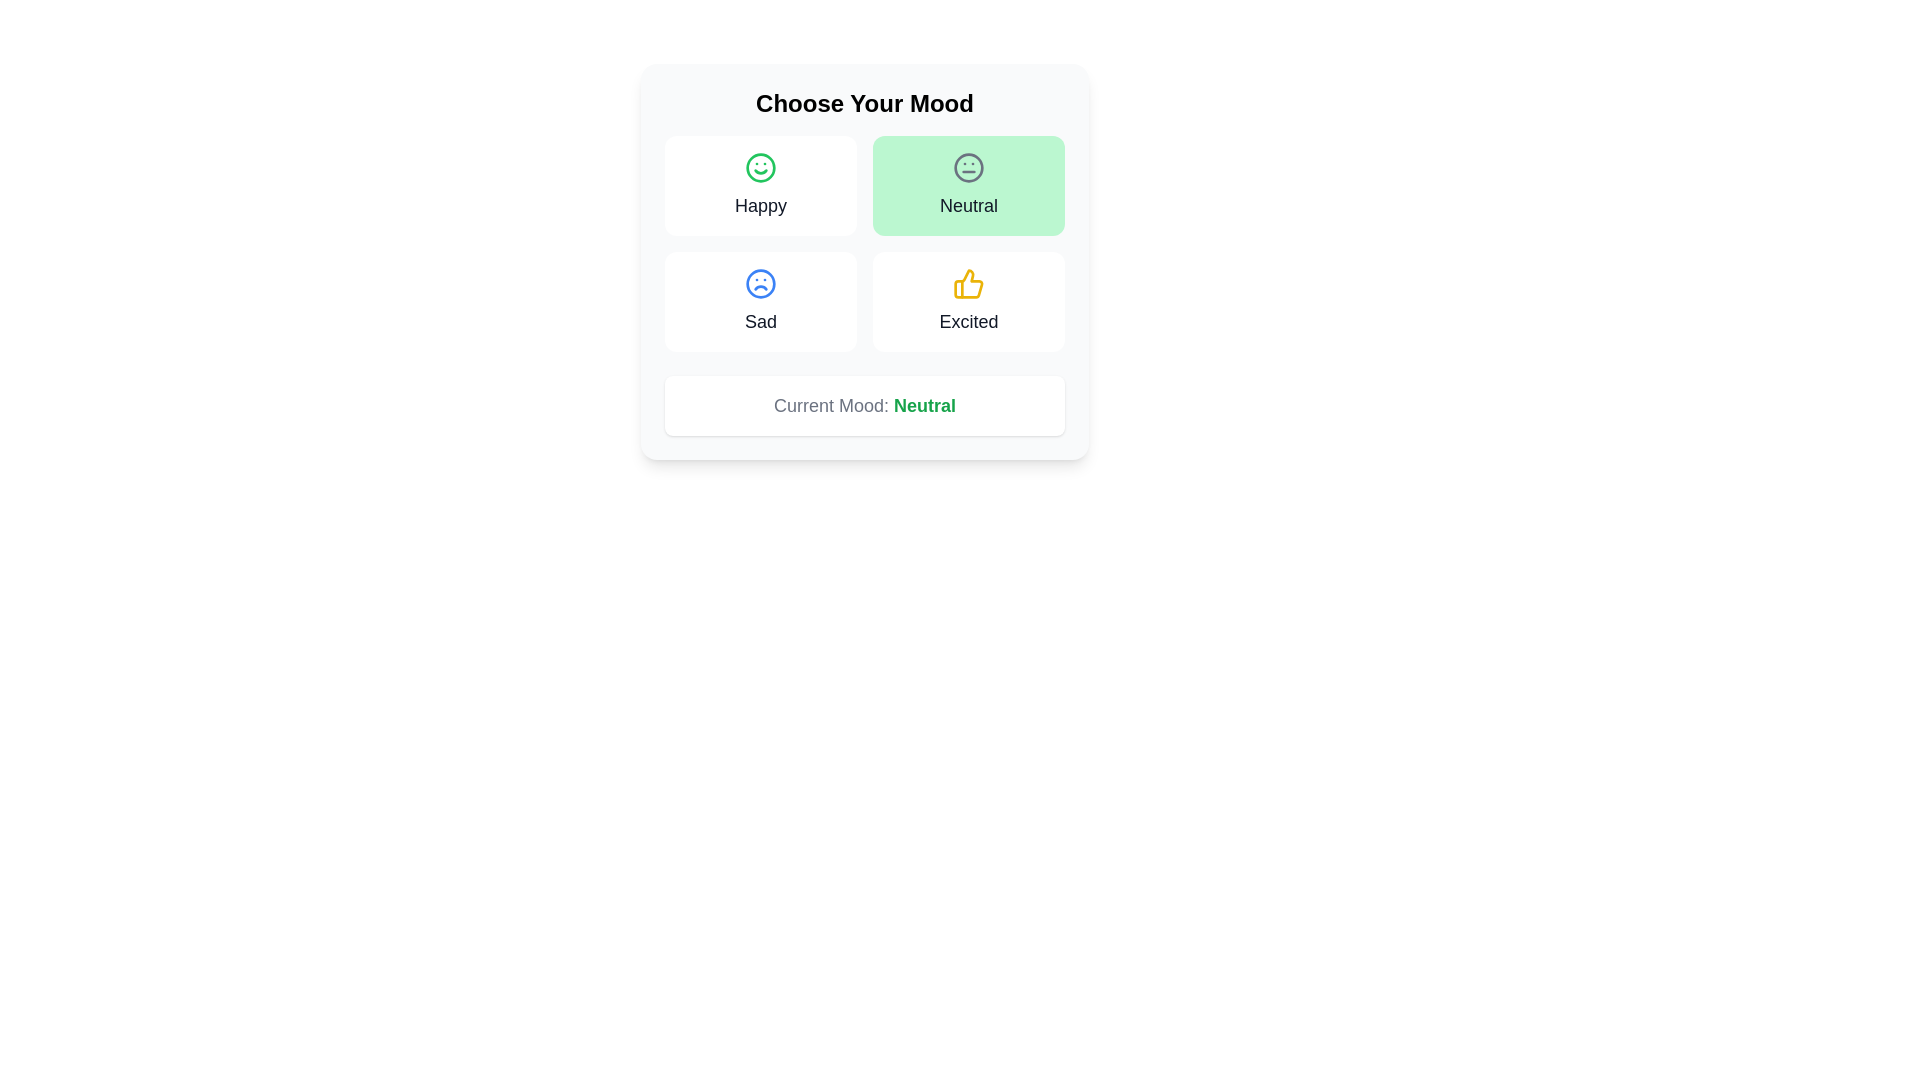 This screenshot has width=1920, height=1080. Describe the element at coordinates (864, 261) in the screenshot. I see `the mood option within the Card UI element that allows users` at that location.